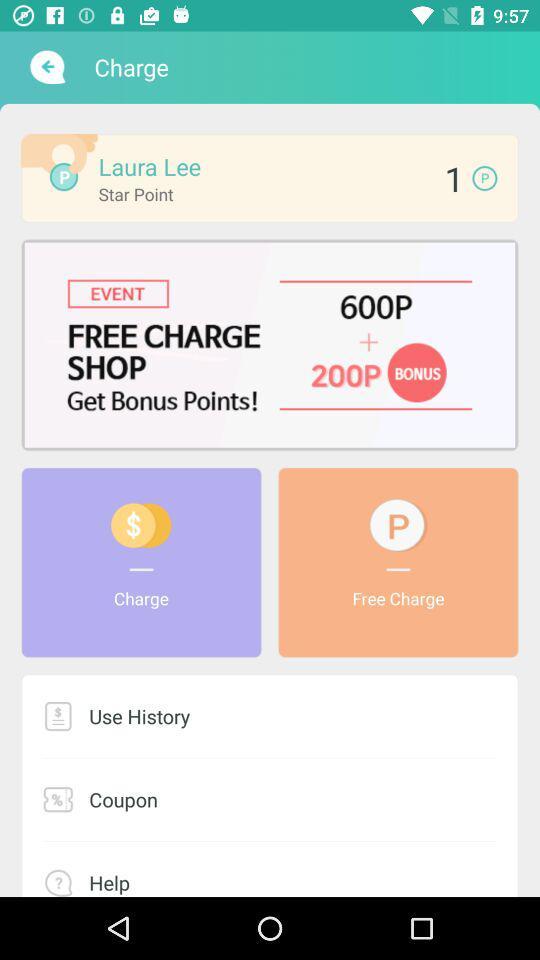 The width and height of the screenshot is (540, 960). What do you see at coordinates (45, 67) in the screenshot?
I see `the item to the left of charge item` at bounding box center [45, 67].